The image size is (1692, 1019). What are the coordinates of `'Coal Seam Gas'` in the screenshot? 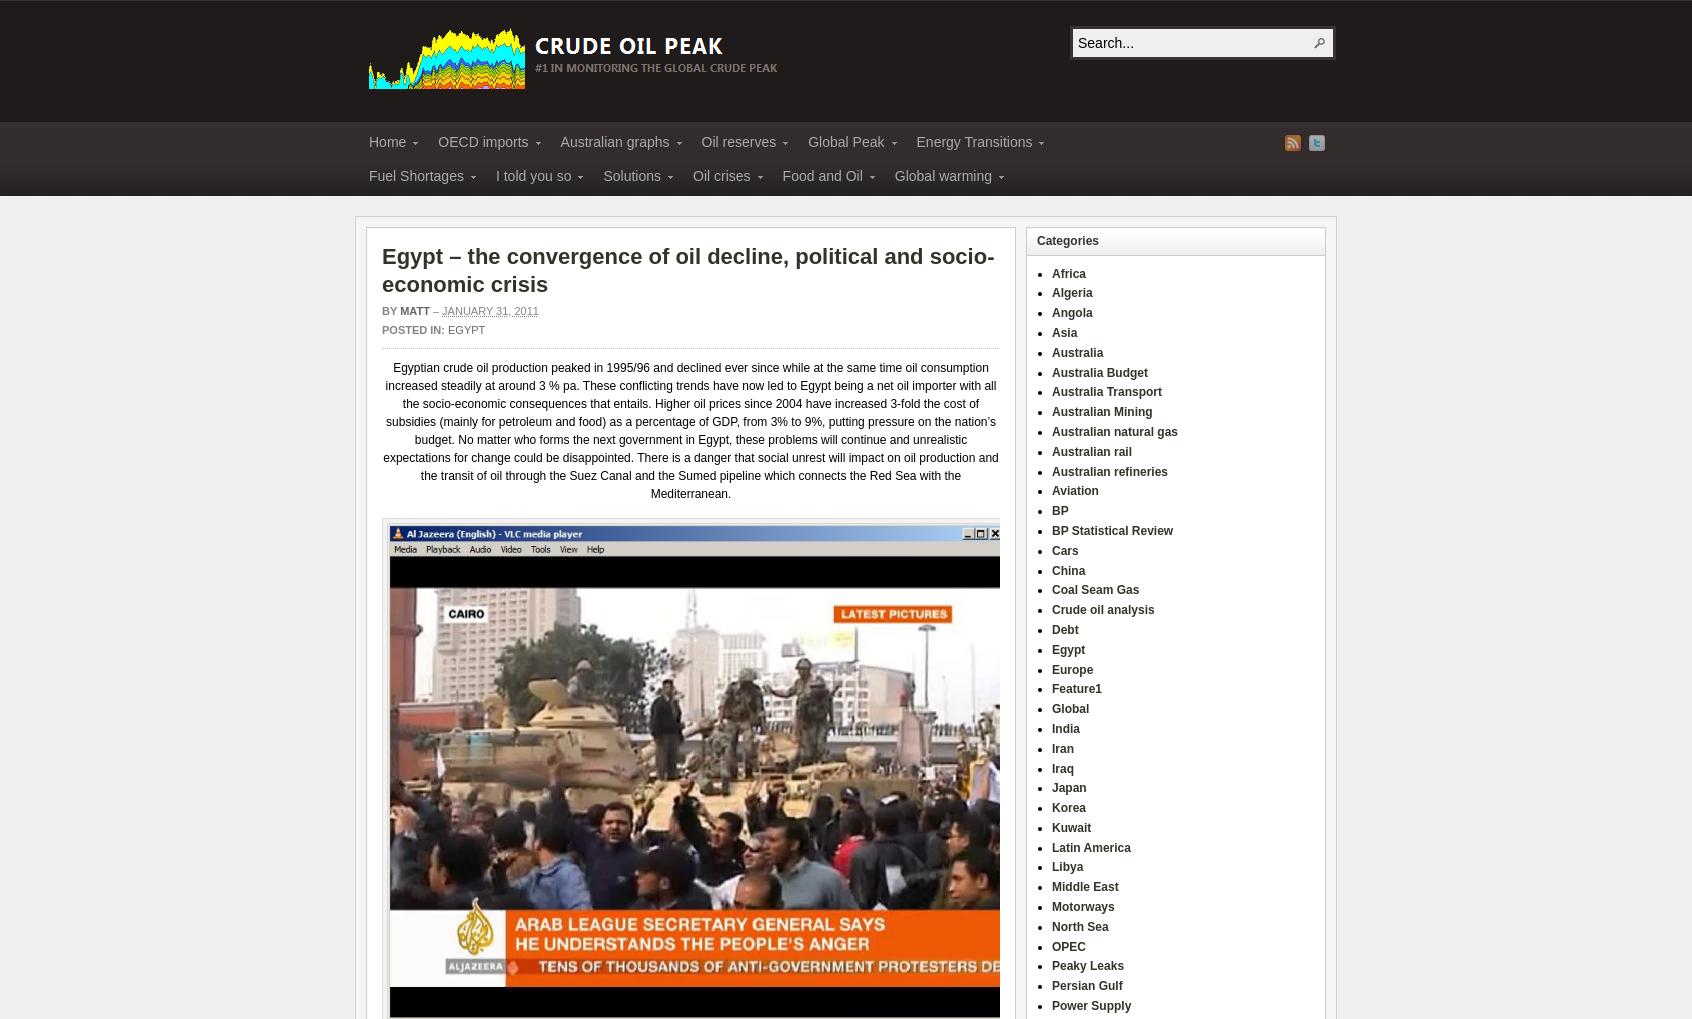 It's located at (1095, 589).